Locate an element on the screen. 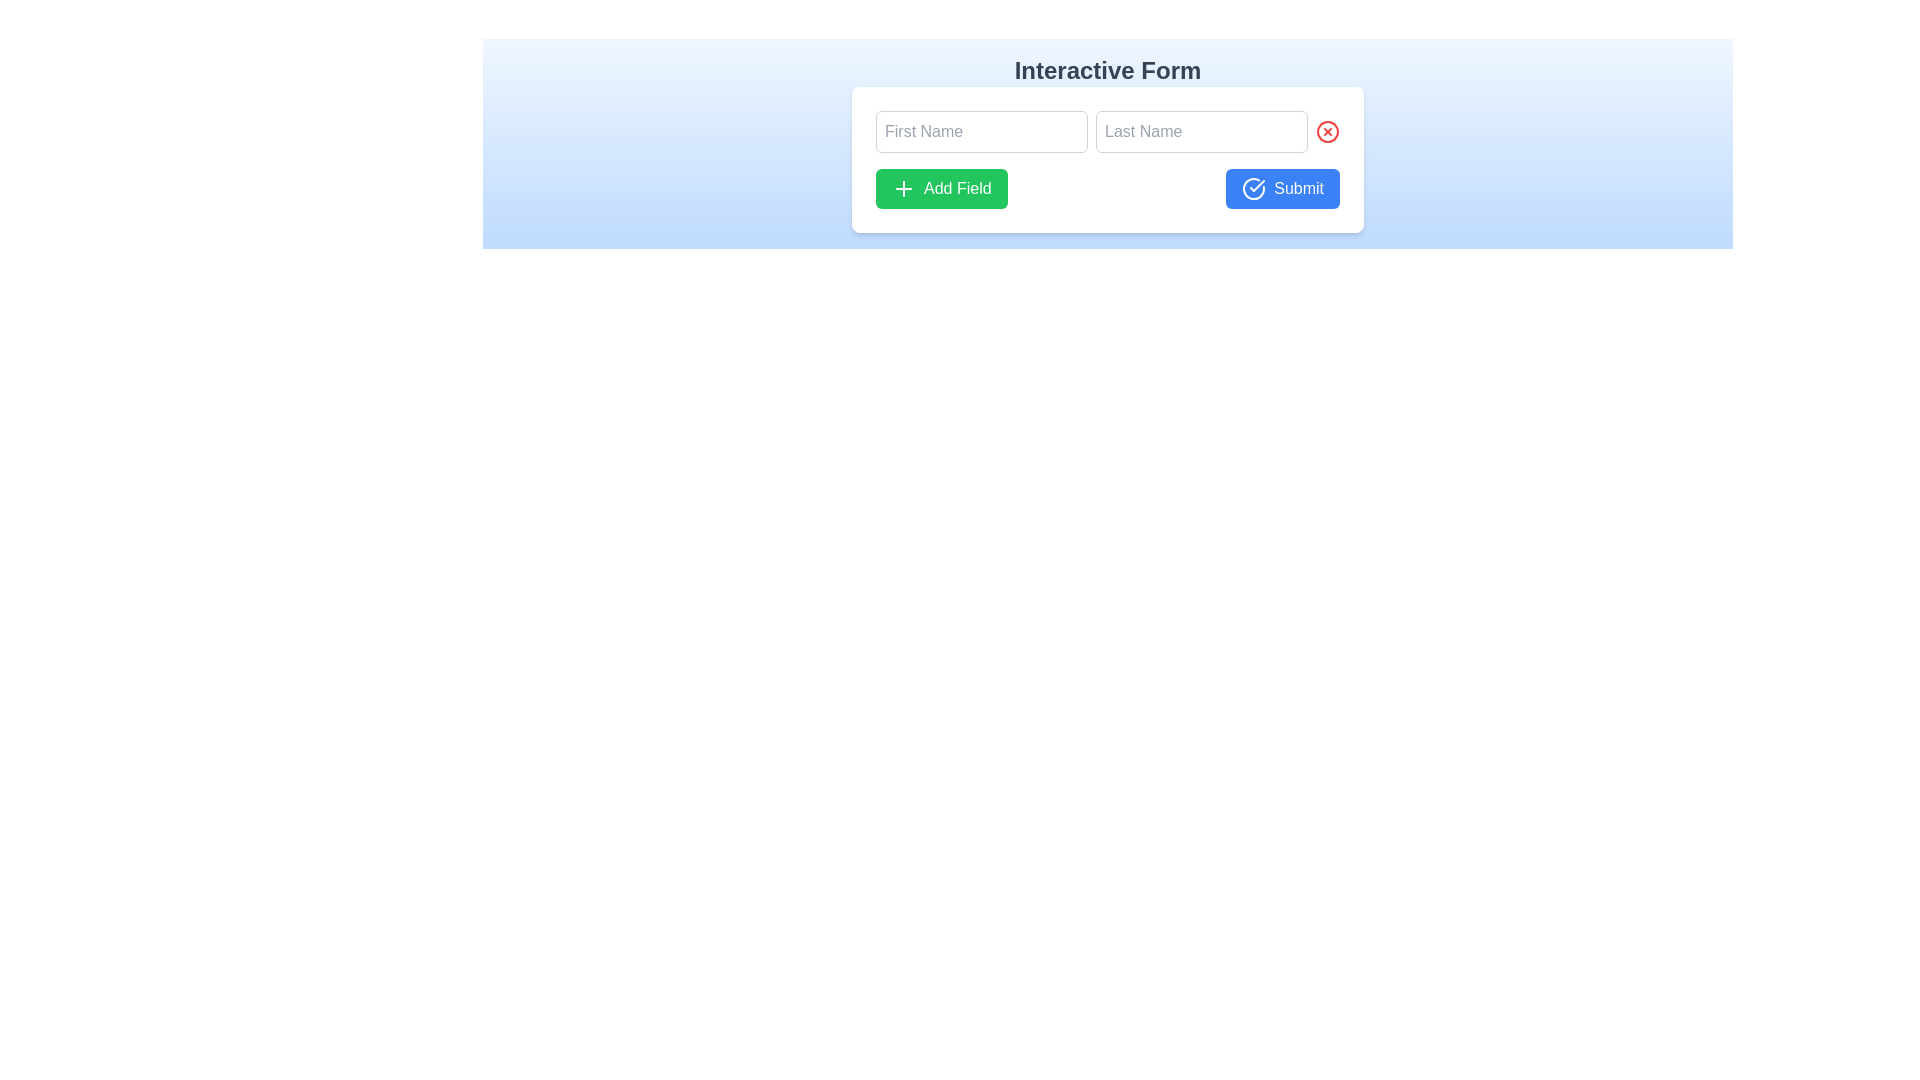 This screenshot has height=1080, width=1920. the 'Submit' text label located on the blue button is located at coordinates (1299, 189).